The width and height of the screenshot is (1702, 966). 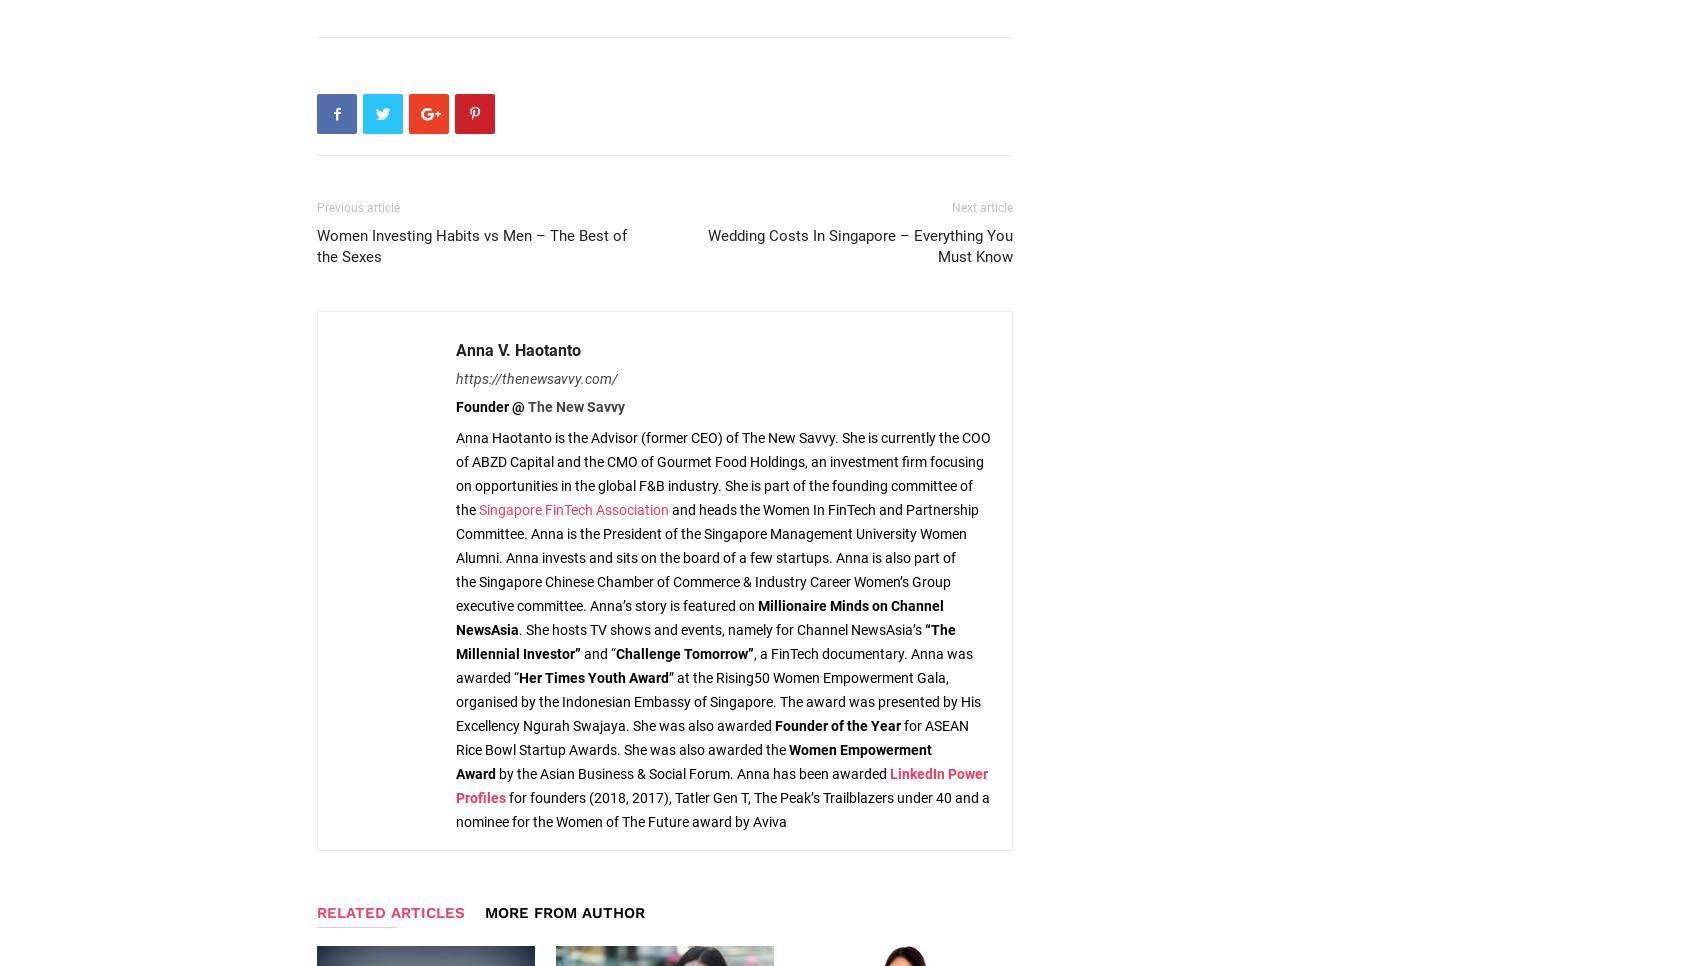 I want to click on 'Next article', so click(x=951, y=207).